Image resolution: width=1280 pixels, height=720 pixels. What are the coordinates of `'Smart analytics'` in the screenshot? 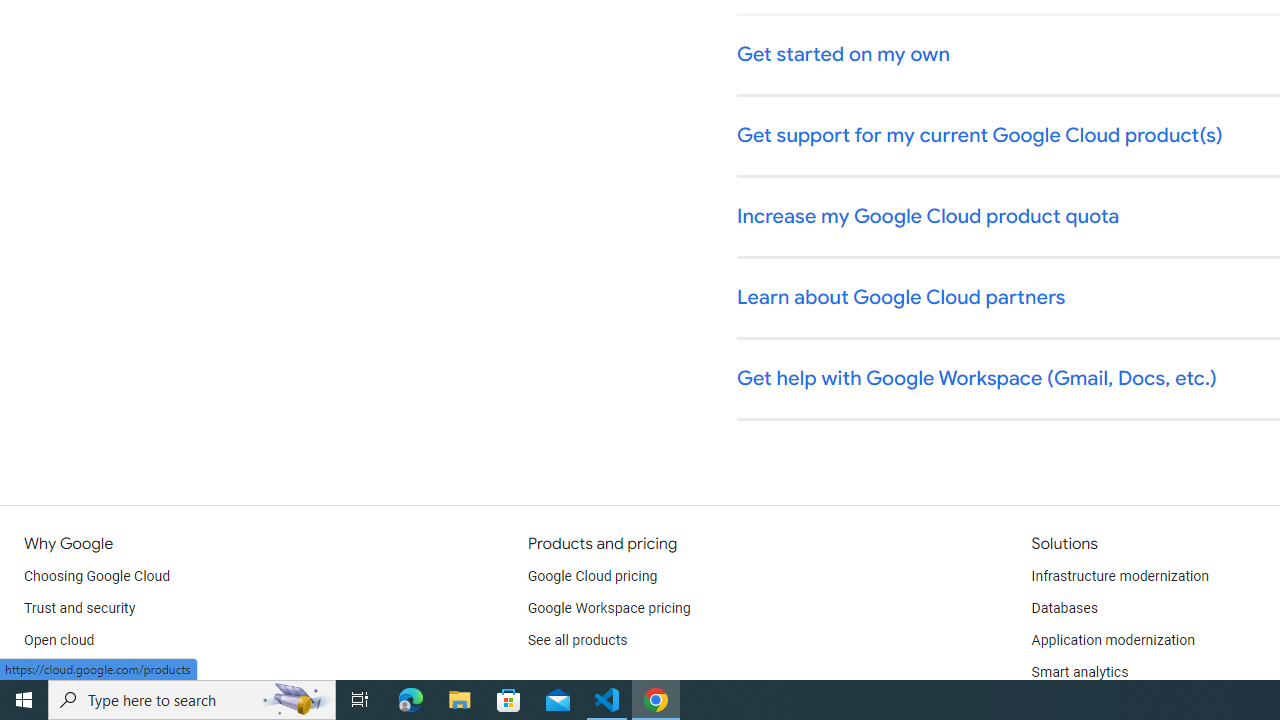 It's located at (1078, 672).